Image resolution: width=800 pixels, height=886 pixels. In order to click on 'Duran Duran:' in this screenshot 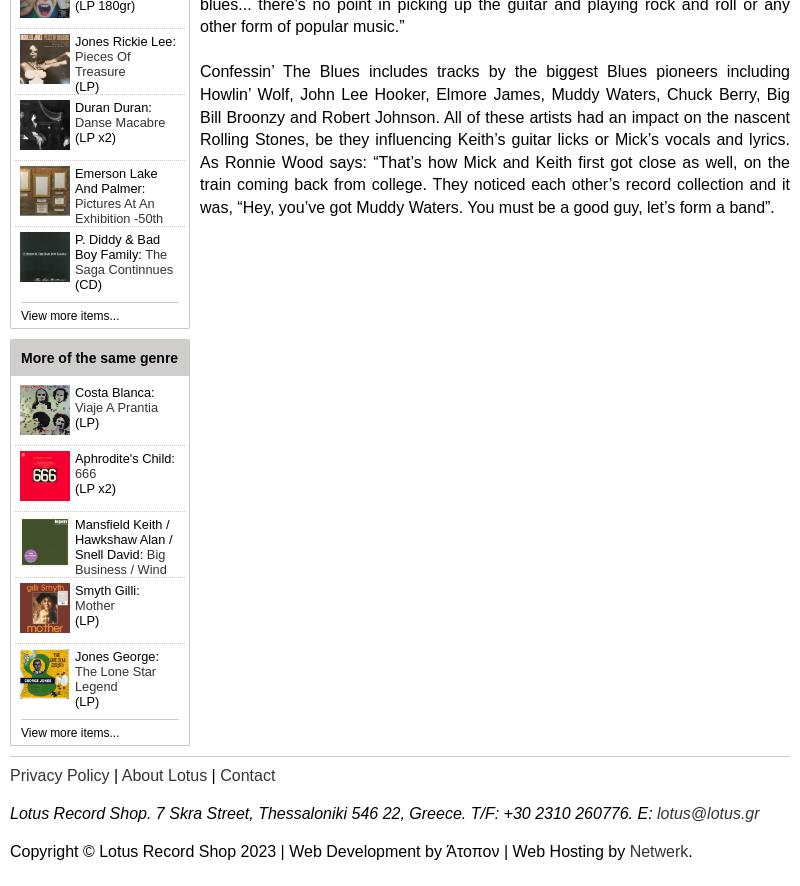, I will do `click(111, 107)`.